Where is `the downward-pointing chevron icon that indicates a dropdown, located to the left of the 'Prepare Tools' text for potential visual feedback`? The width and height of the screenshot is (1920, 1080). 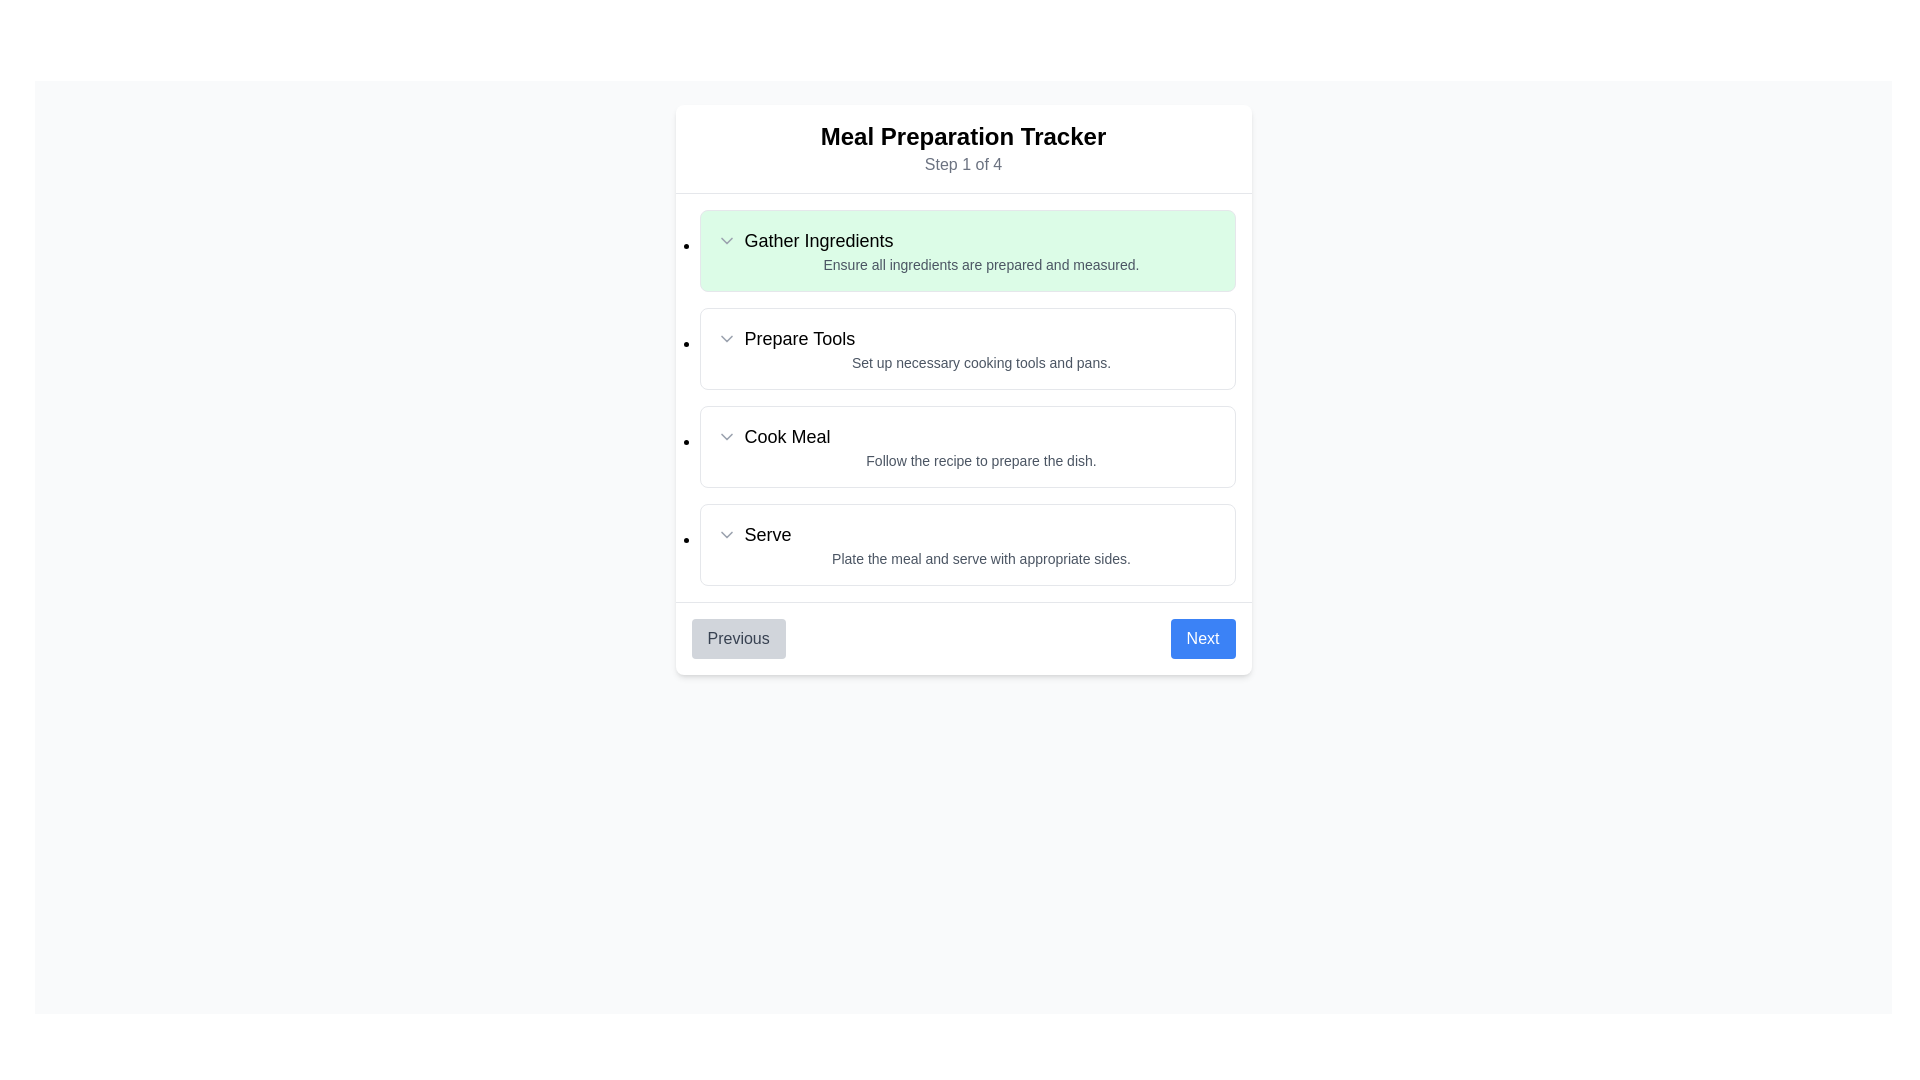 the downward-pointing chevron icon that indicates a dropdown, located to the left of the 'Prepare Tools' text for potential visual feedback is located at coordinates (725, 338).